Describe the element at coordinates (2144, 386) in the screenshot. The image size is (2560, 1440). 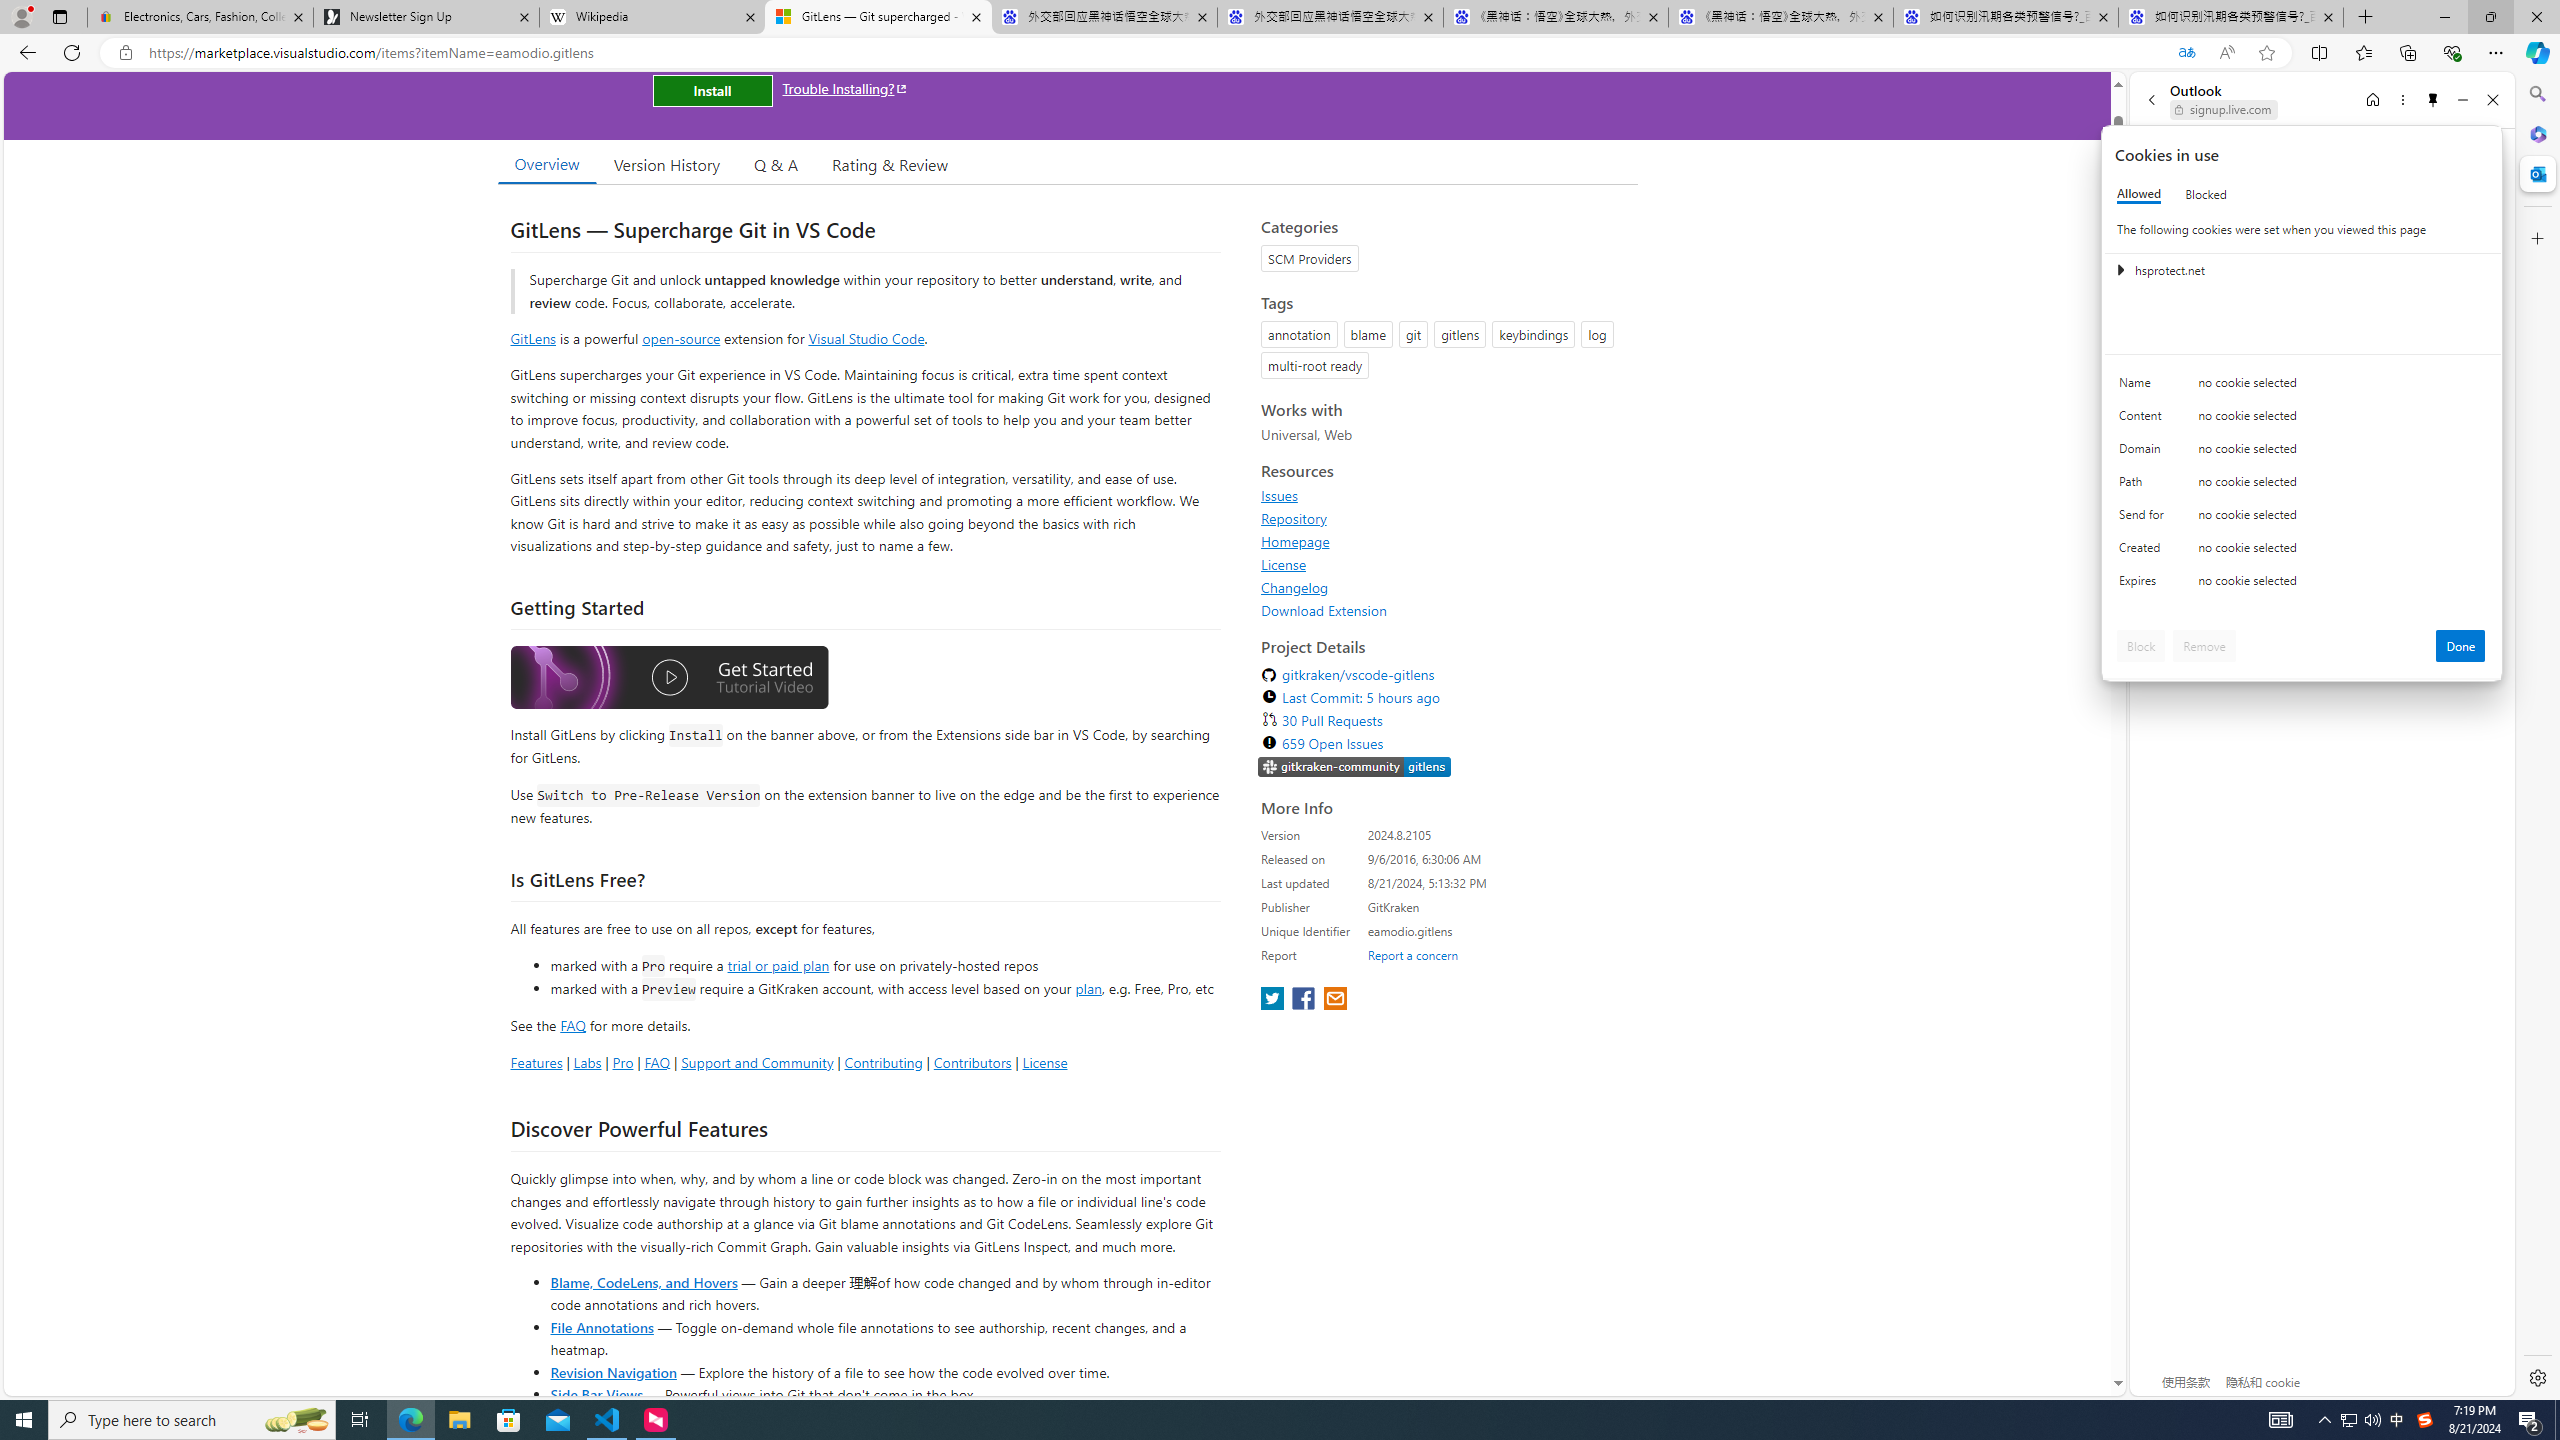
I see `'Name'` at that location.